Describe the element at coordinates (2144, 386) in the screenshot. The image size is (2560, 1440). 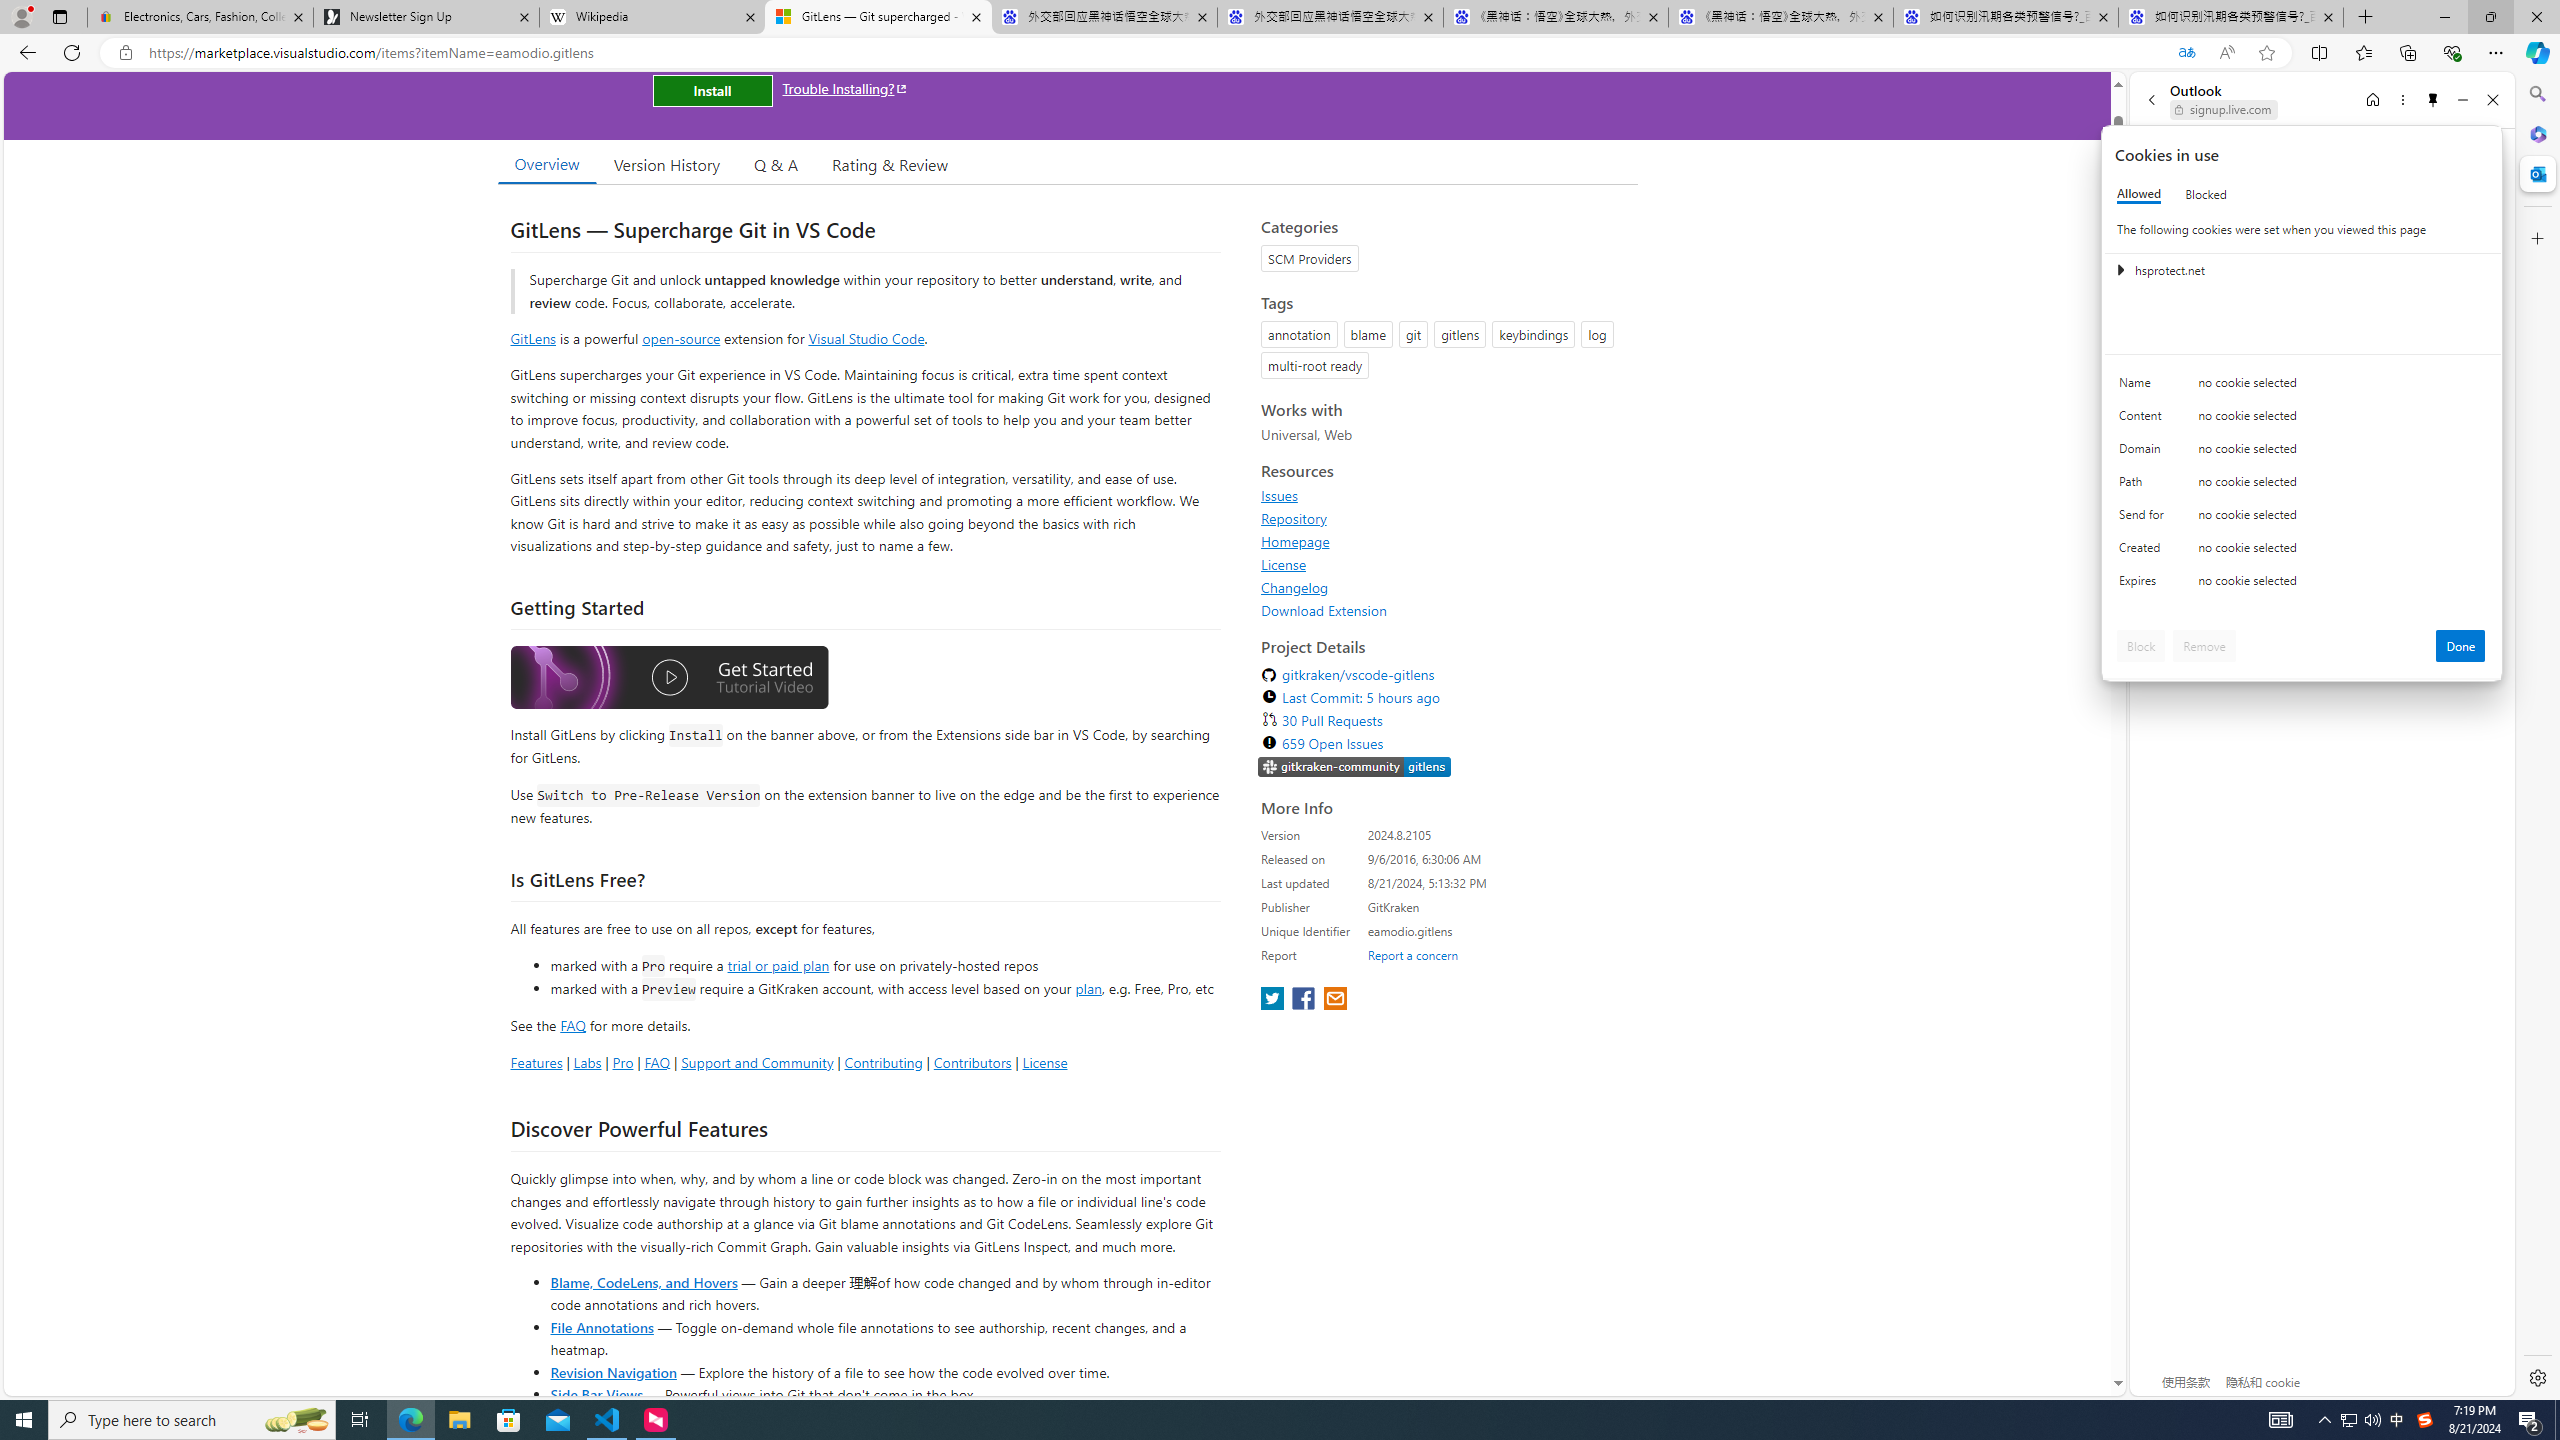
I see `'Name'` at that location.